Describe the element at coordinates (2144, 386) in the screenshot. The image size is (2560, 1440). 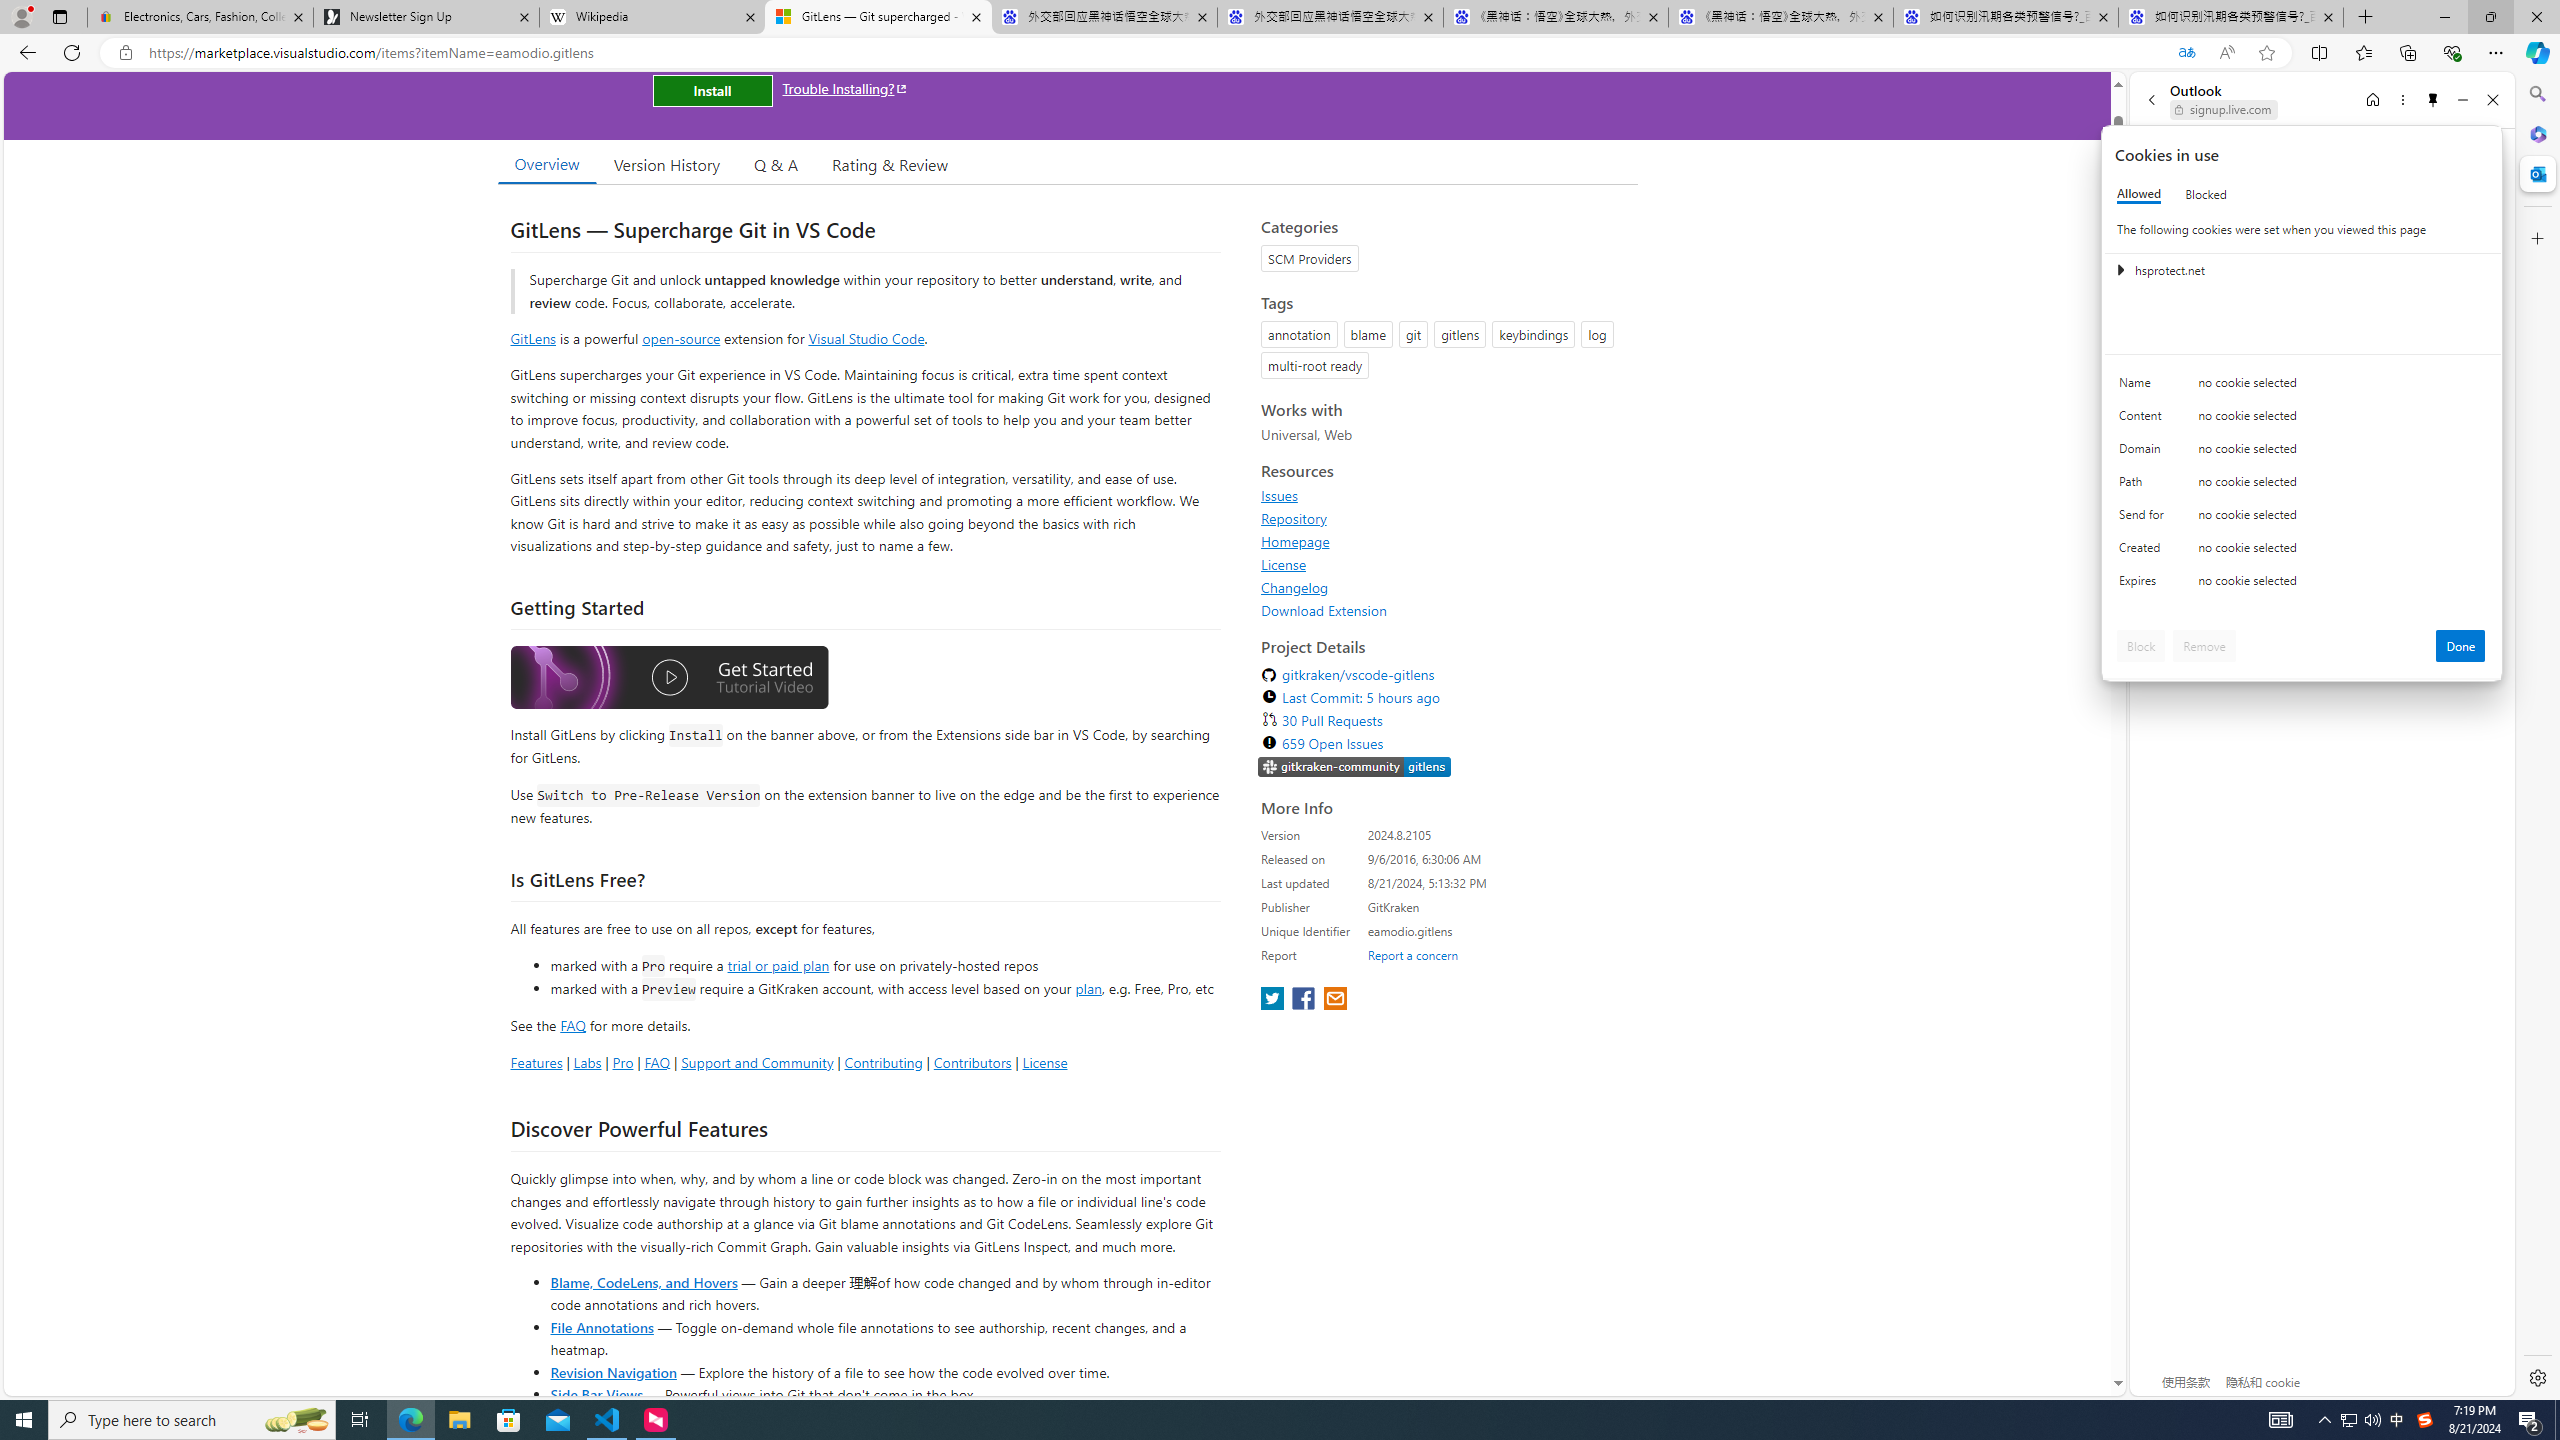
I see `'Name'` at that location.